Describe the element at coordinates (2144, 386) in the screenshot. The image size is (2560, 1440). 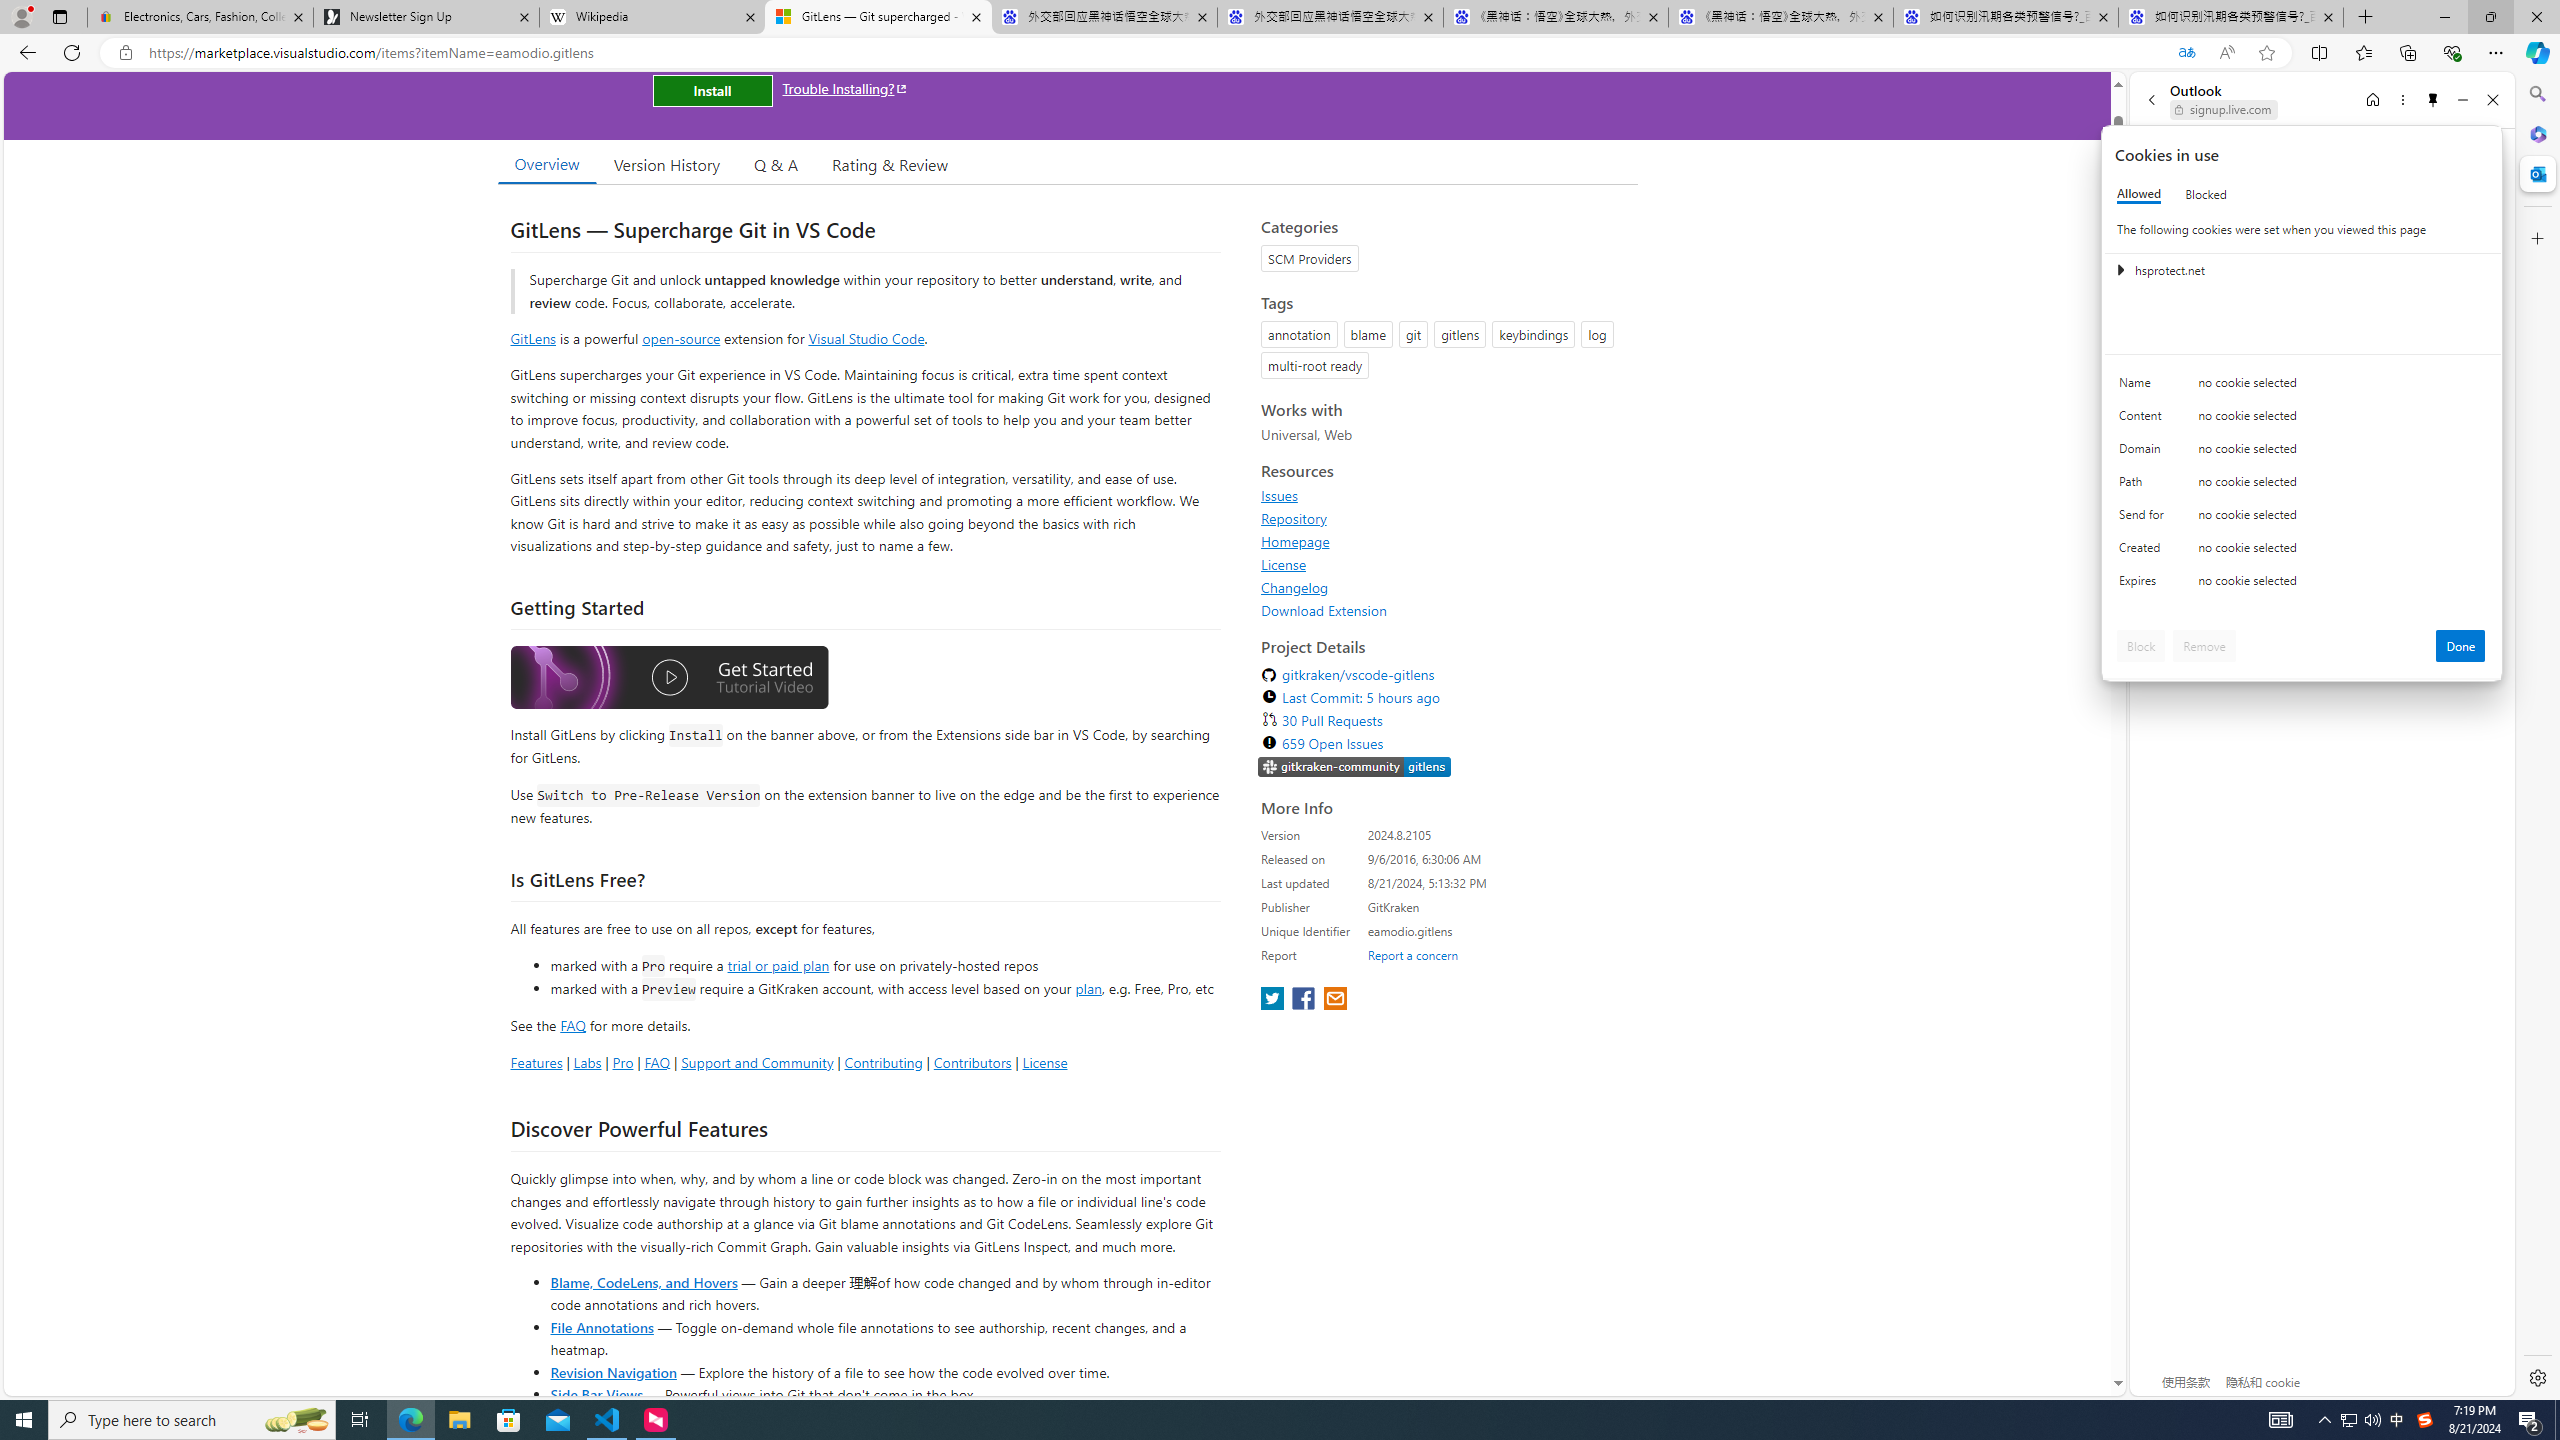
I see `'Name'` at that location.